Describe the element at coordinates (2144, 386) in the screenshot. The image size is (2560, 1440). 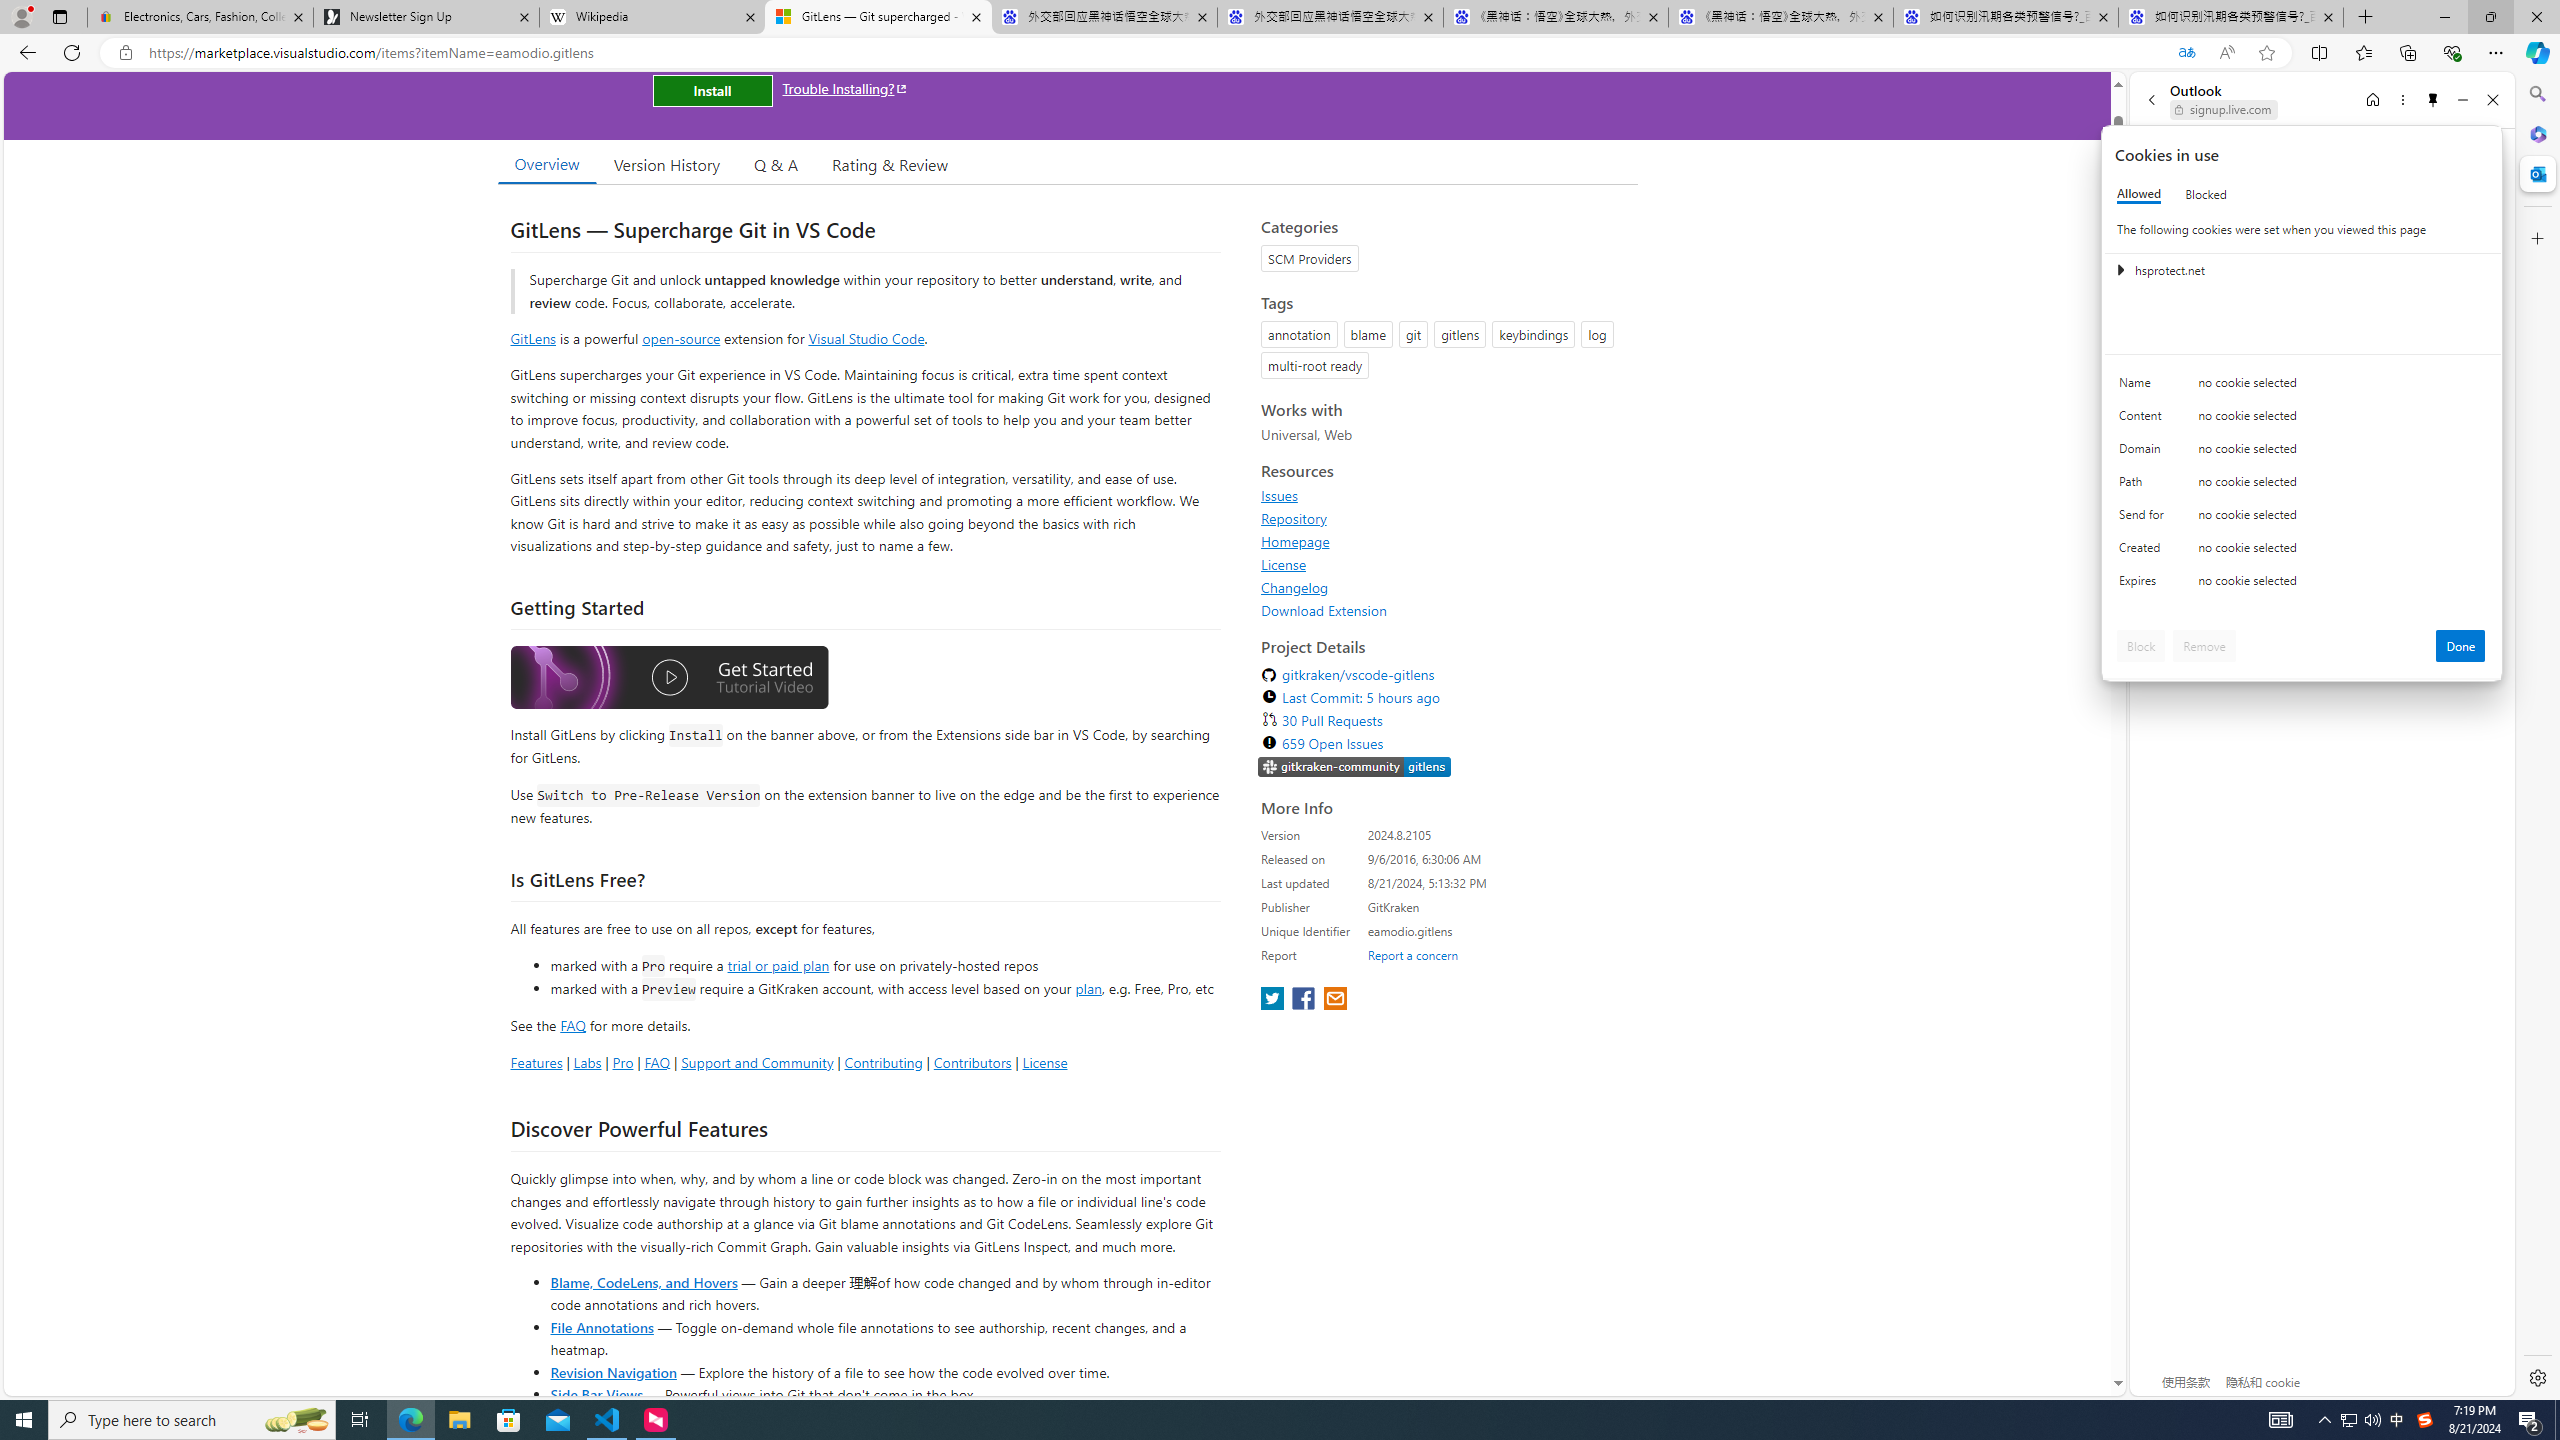
I see `'Name'` at that location.